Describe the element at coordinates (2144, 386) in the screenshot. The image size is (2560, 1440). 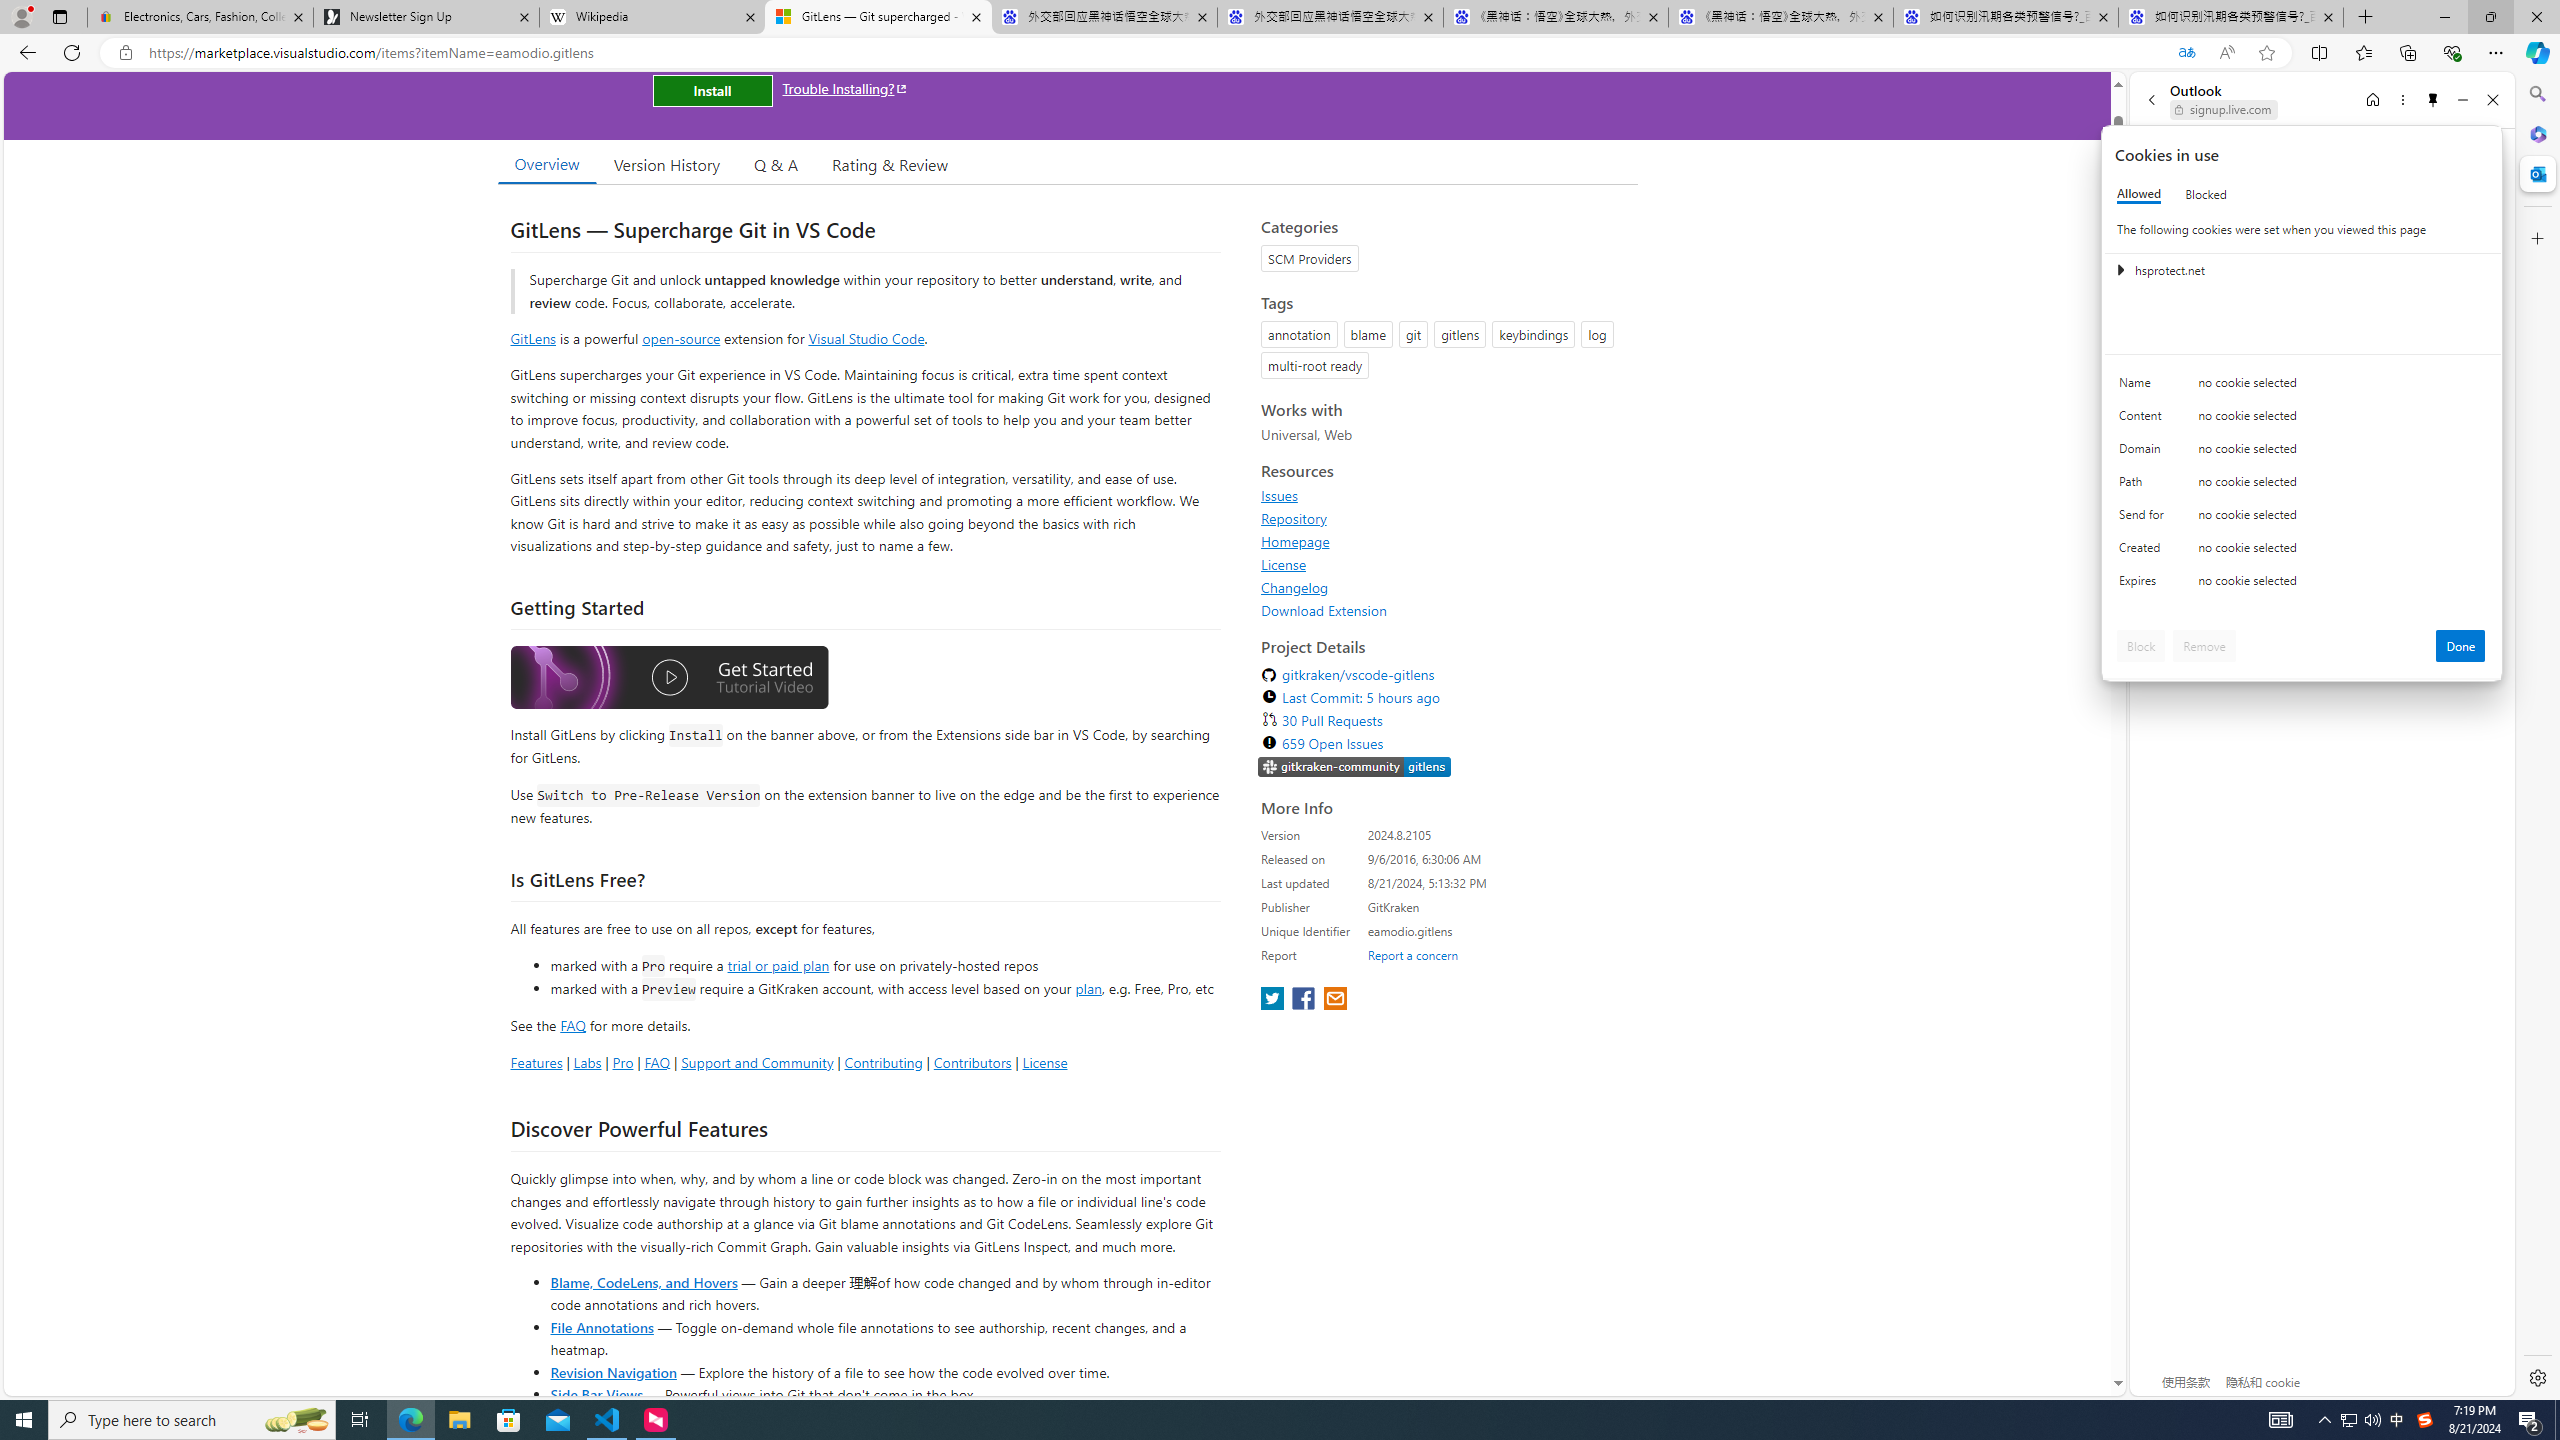
I see `'Name'` at that location.